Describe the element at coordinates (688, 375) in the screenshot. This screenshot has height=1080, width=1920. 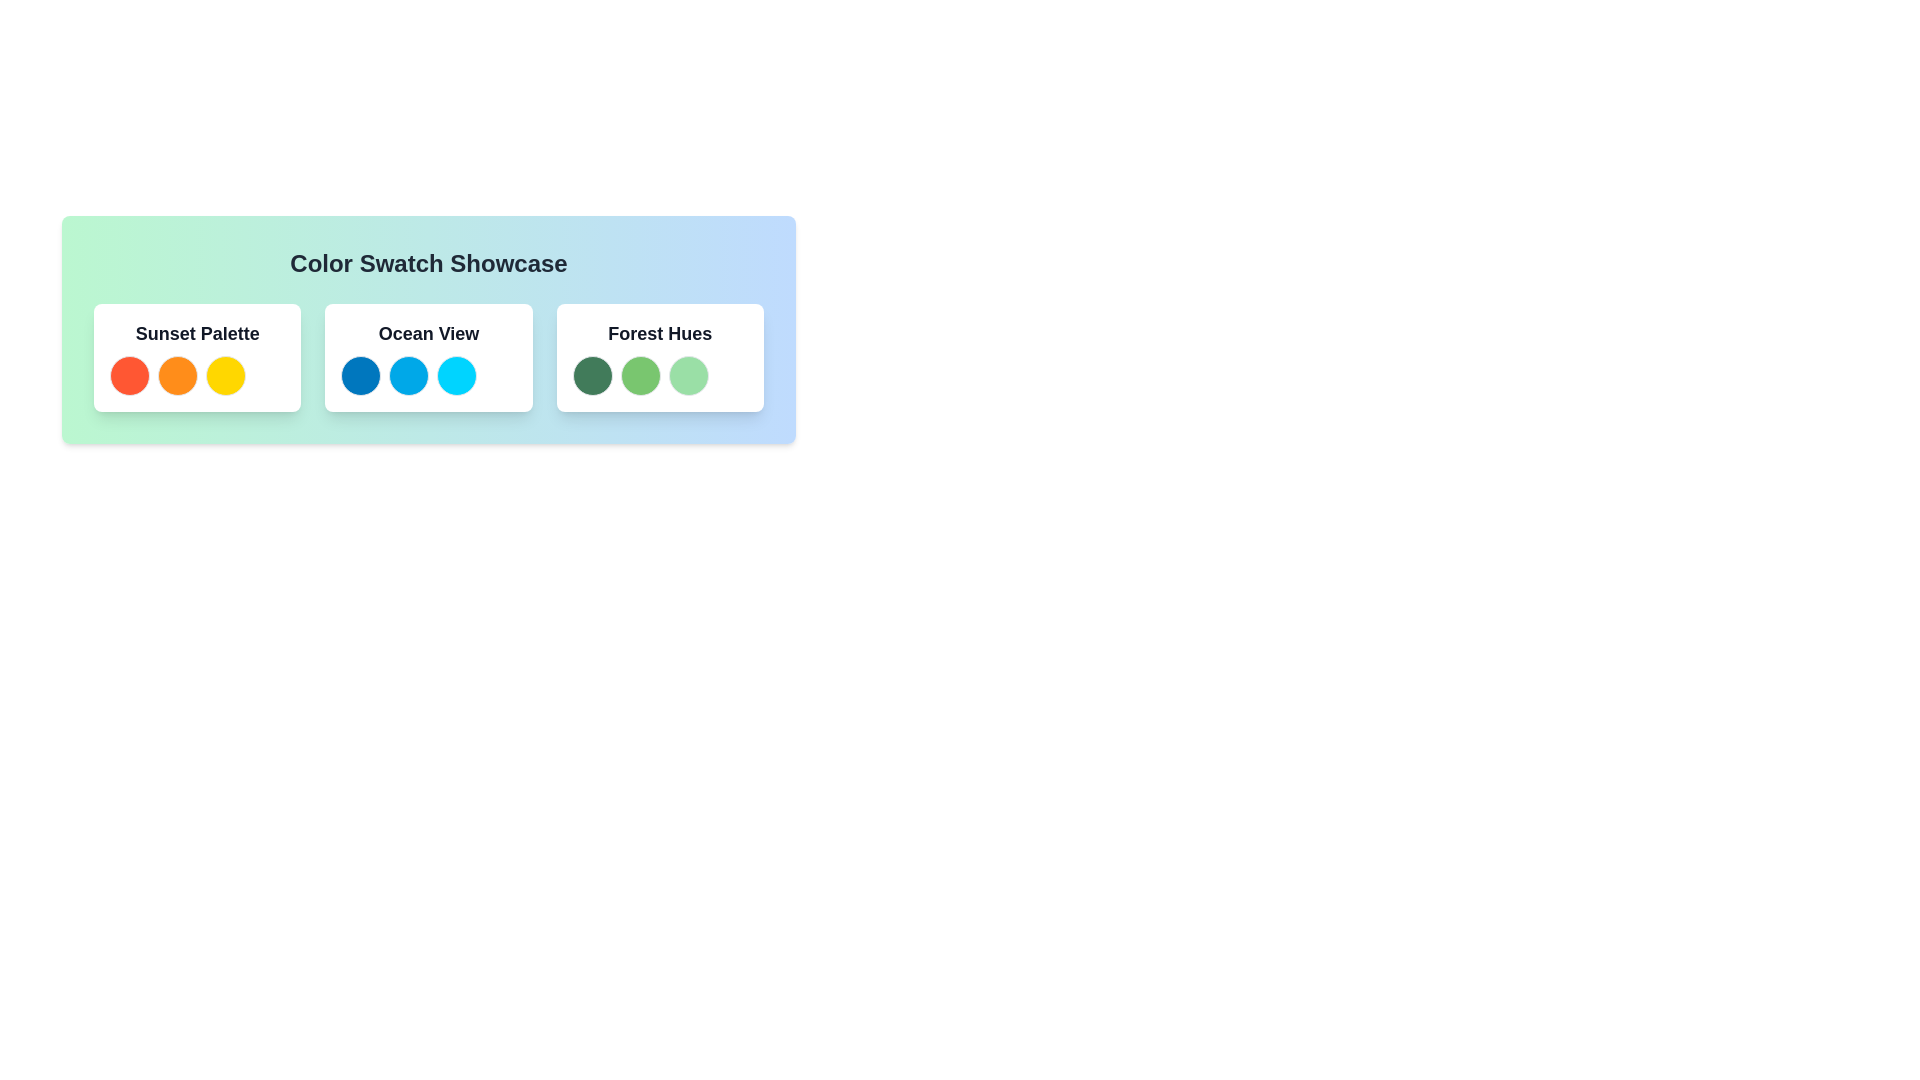
I see `the third circular color swatch in the 'Forest Hues' section of the color swatch interface` at that location.